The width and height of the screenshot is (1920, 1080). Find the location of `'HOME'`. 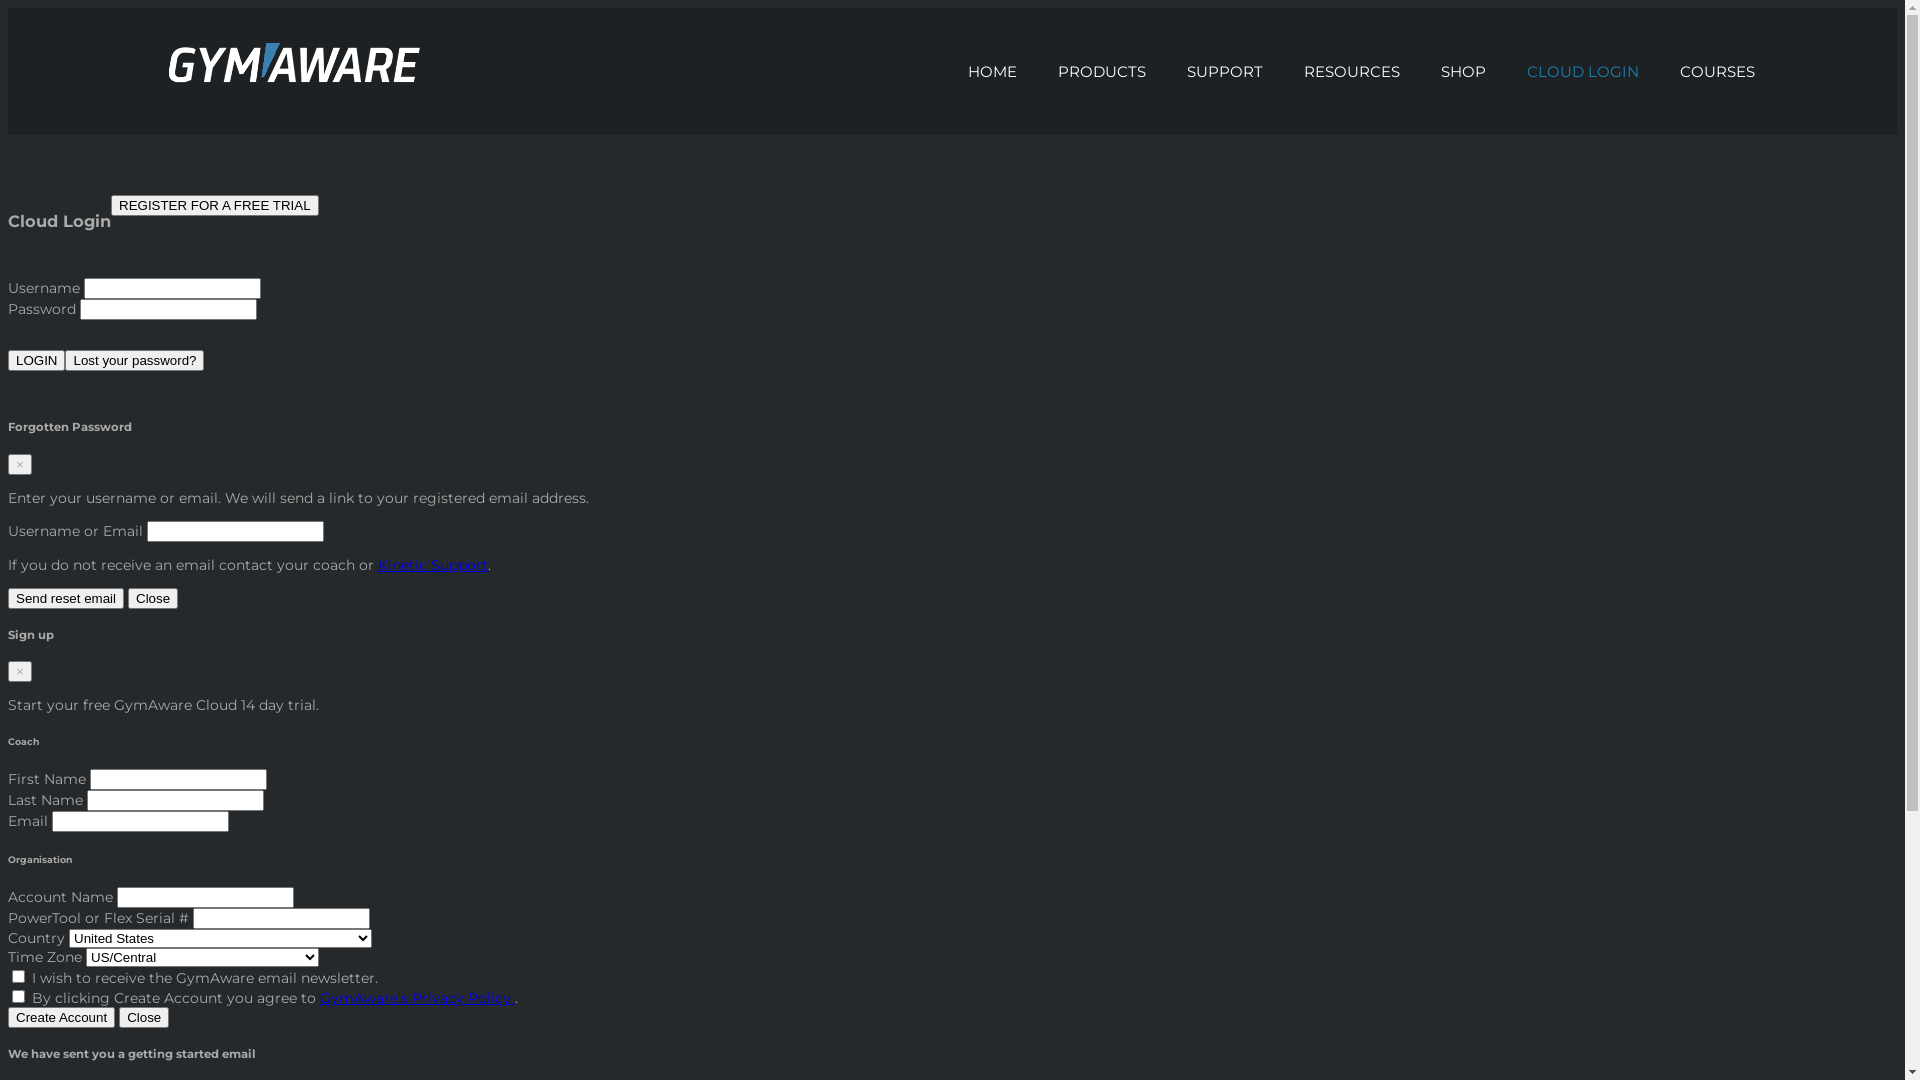

'HOME' is located at coordinates (993, 70).